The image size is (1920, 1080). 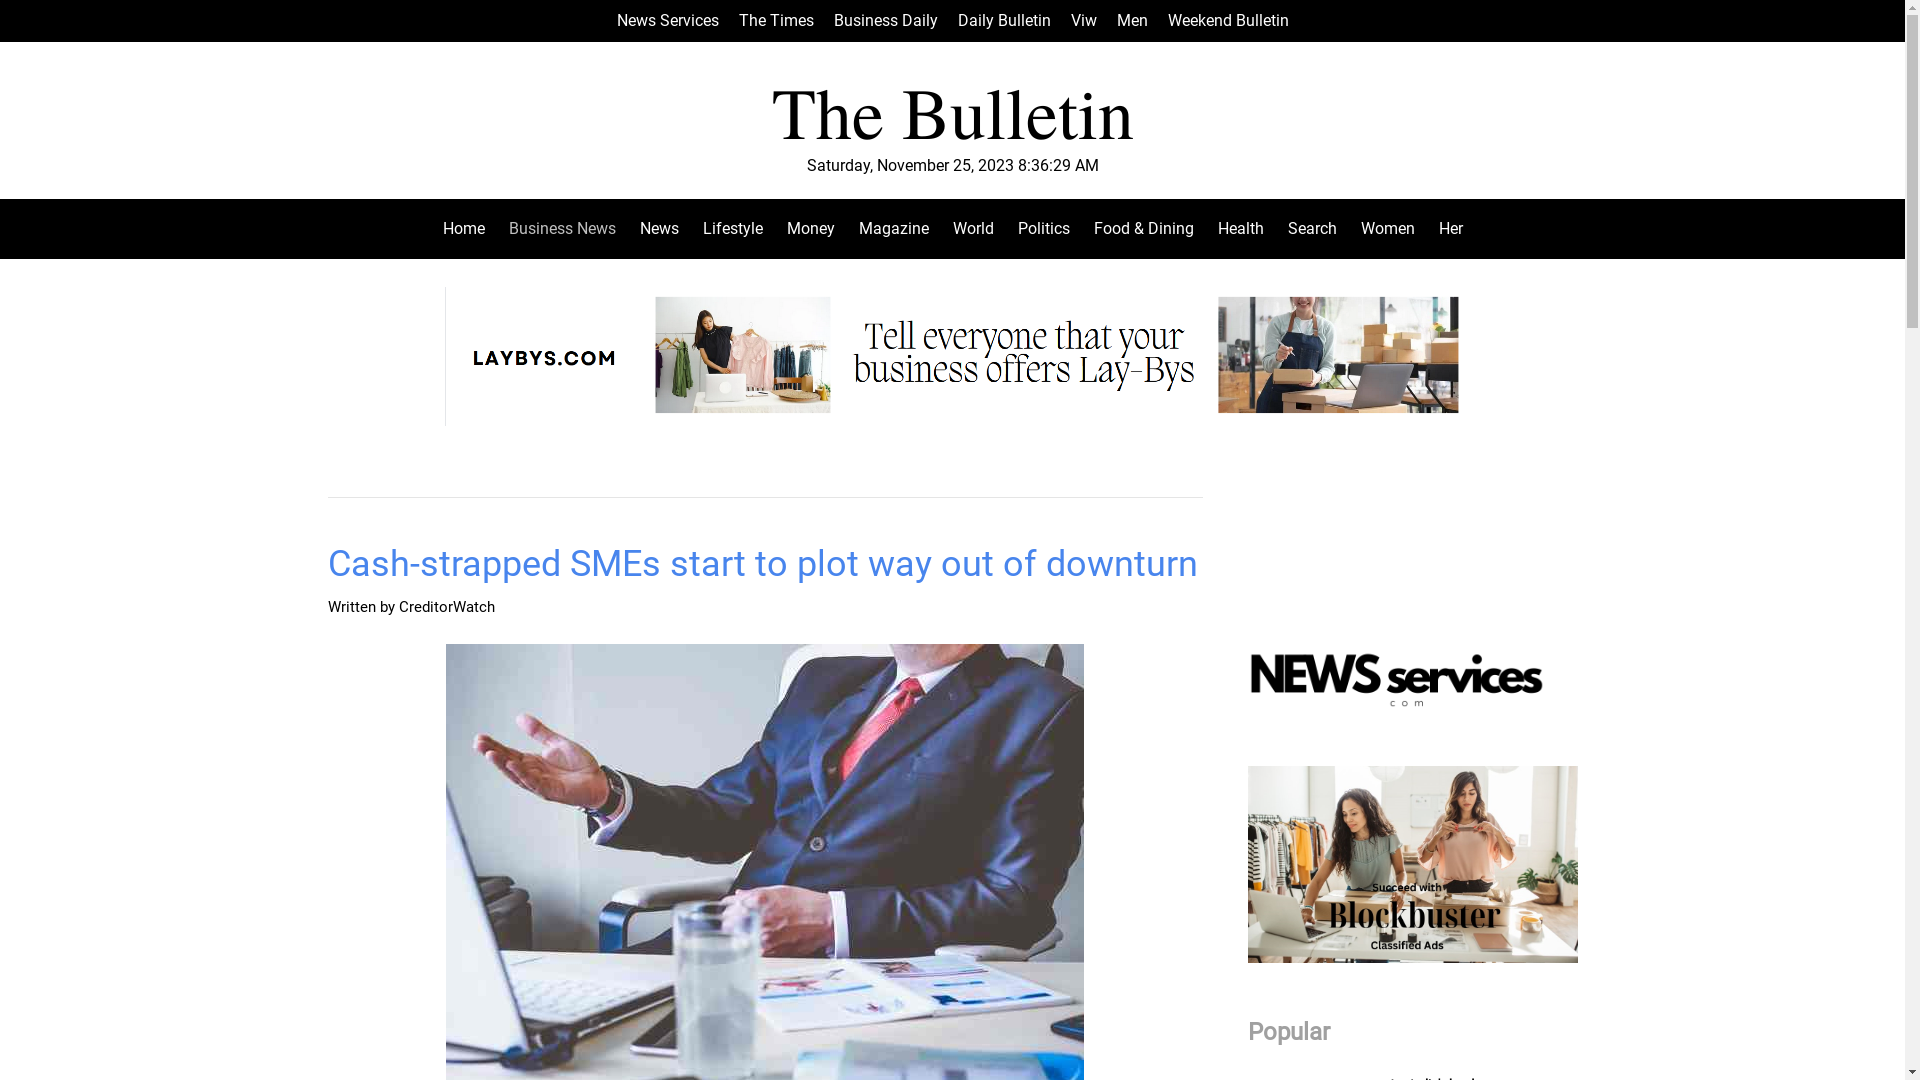 I want to click on 'Her', so click(x=1444, y=227).